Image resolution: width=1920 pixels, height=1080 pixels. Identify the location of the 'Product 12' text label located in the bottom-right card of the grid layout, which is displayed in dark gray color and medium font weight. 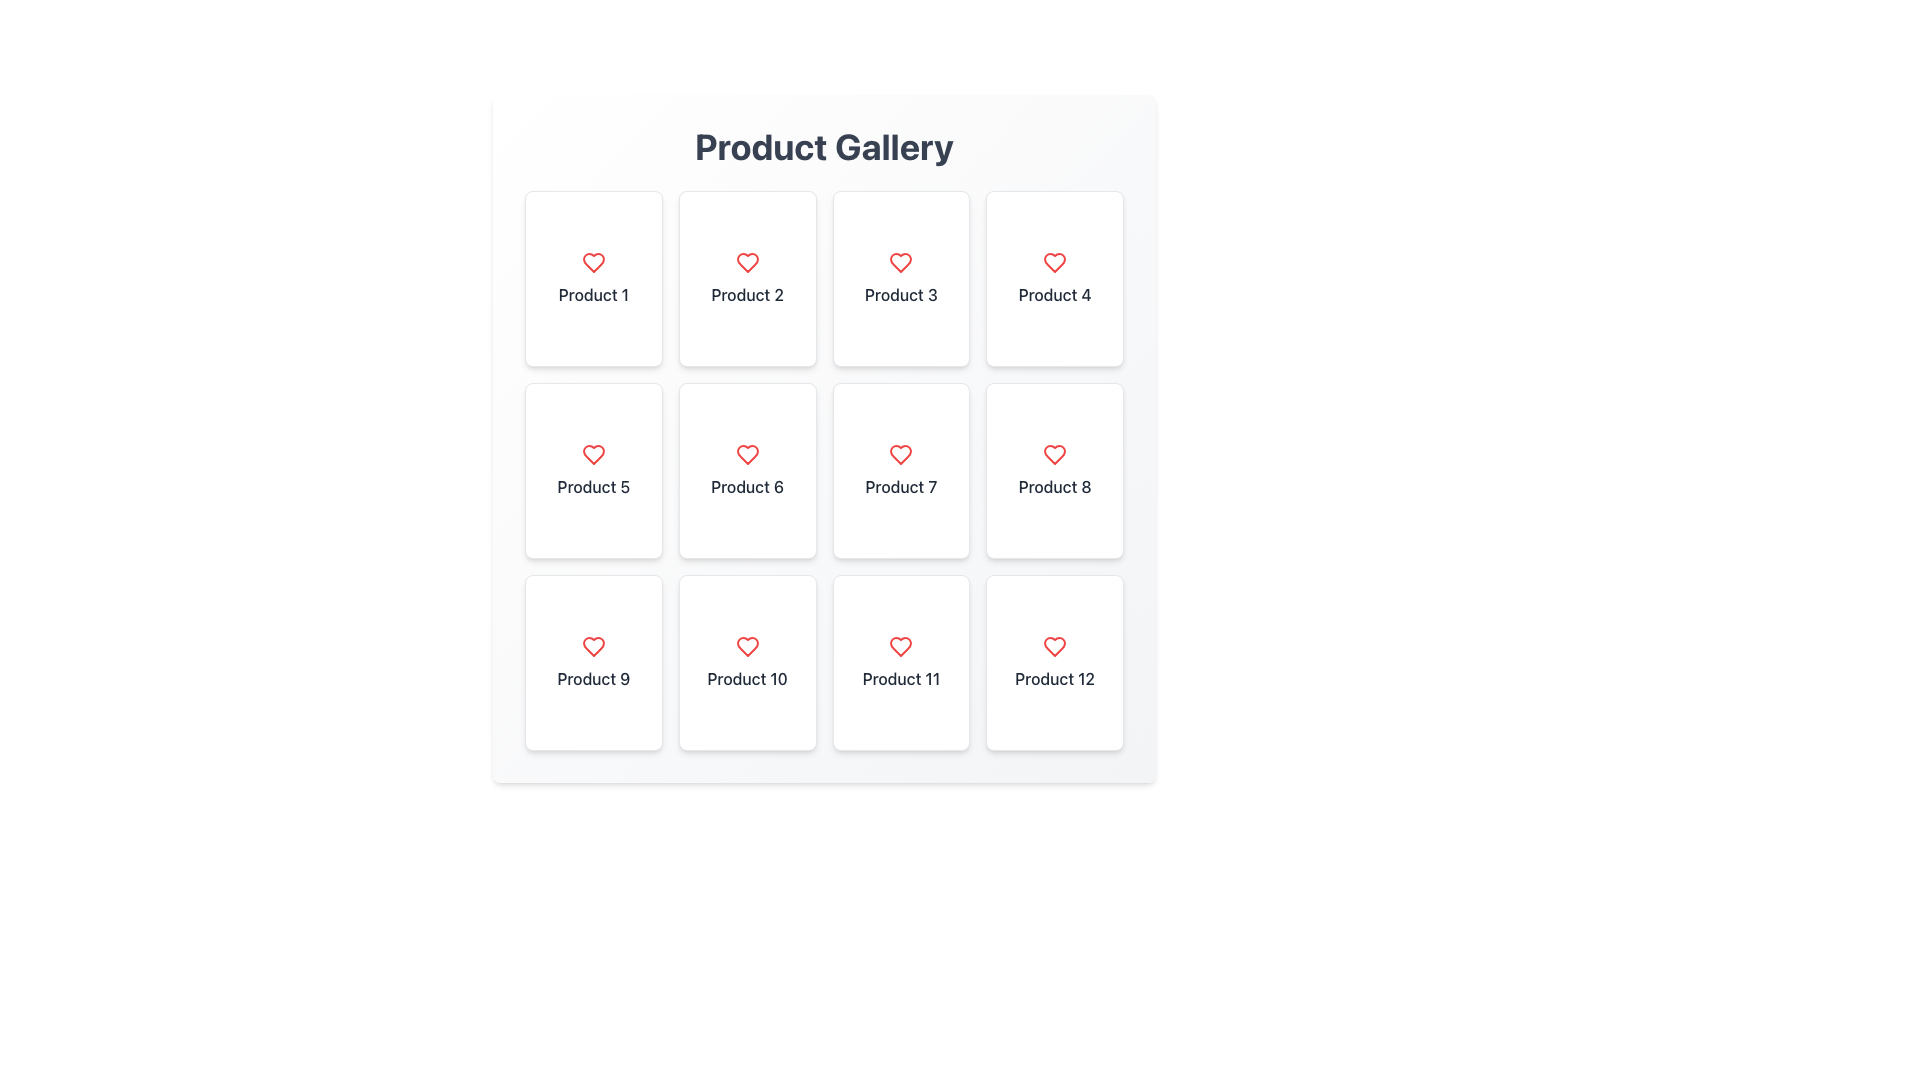
(1054, 677).